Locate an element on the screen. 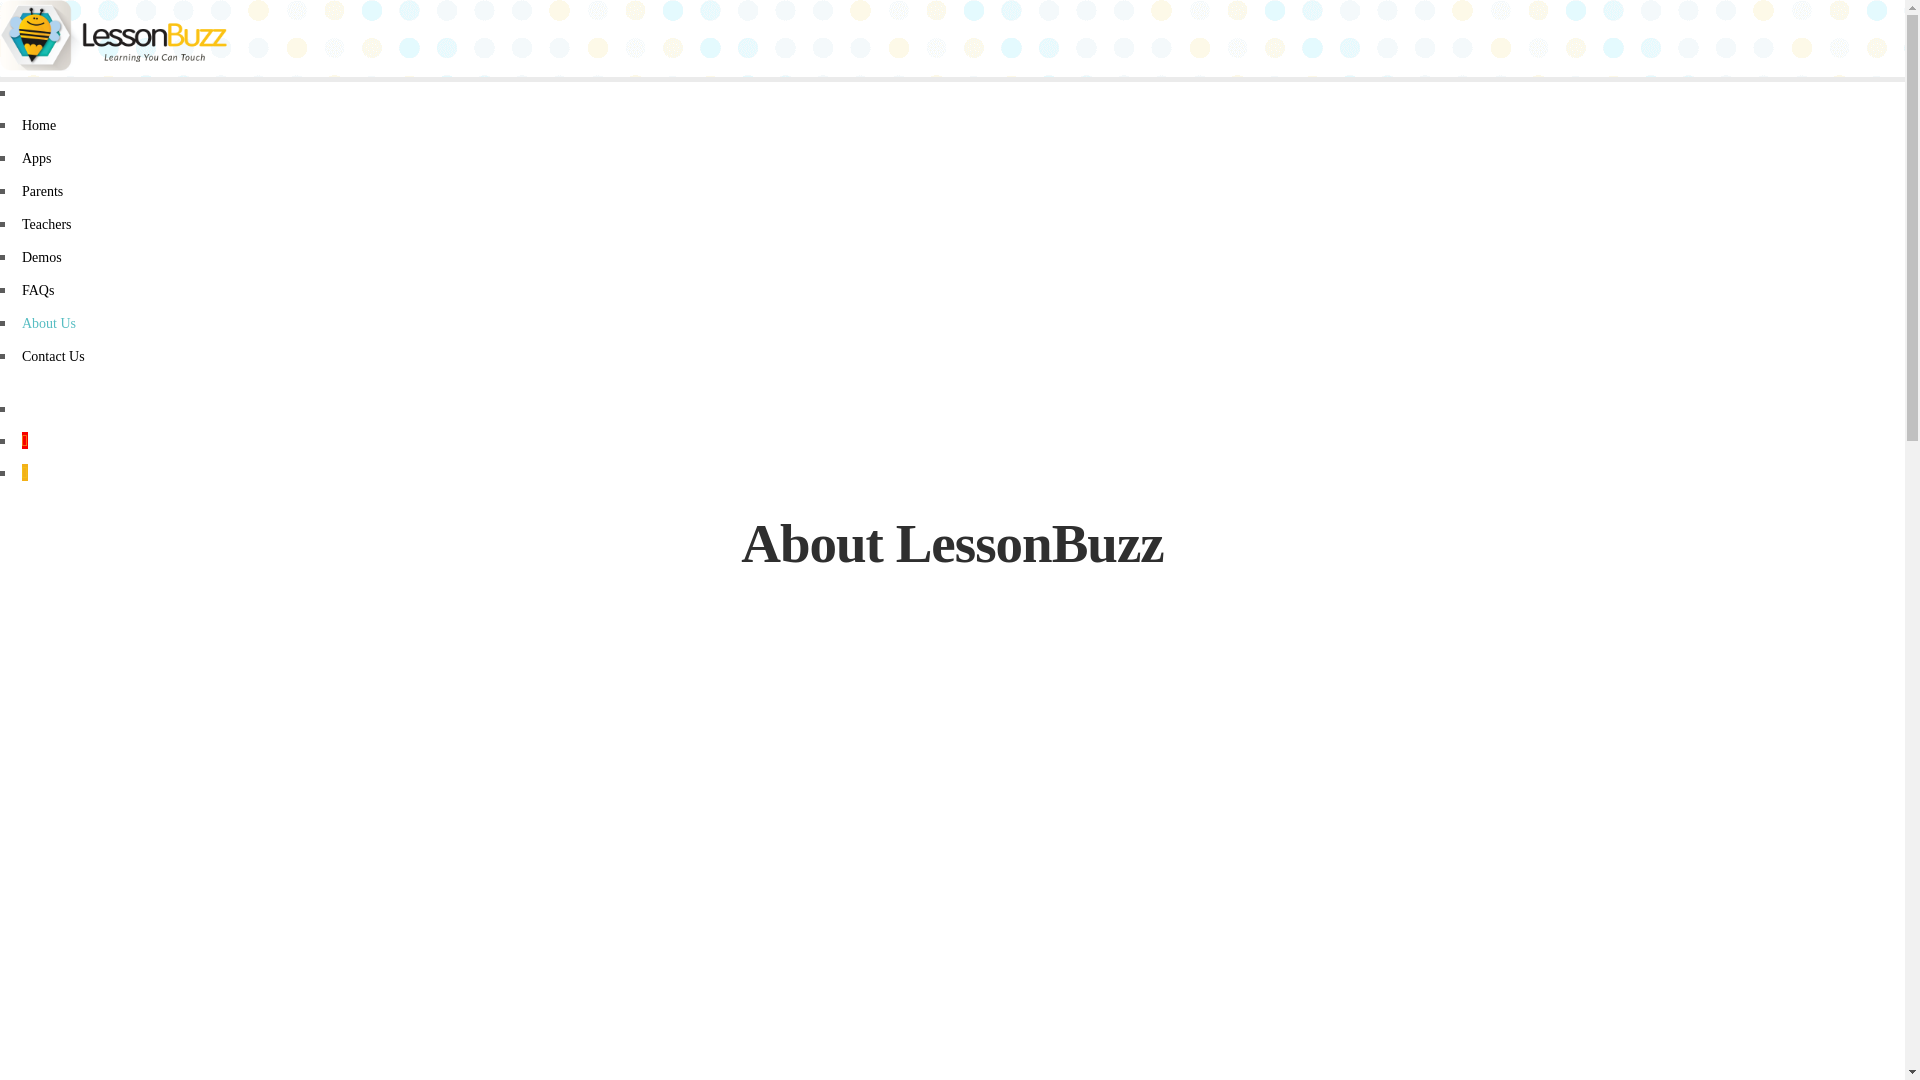  'Contact Us' is located at coordinates (53, 355).